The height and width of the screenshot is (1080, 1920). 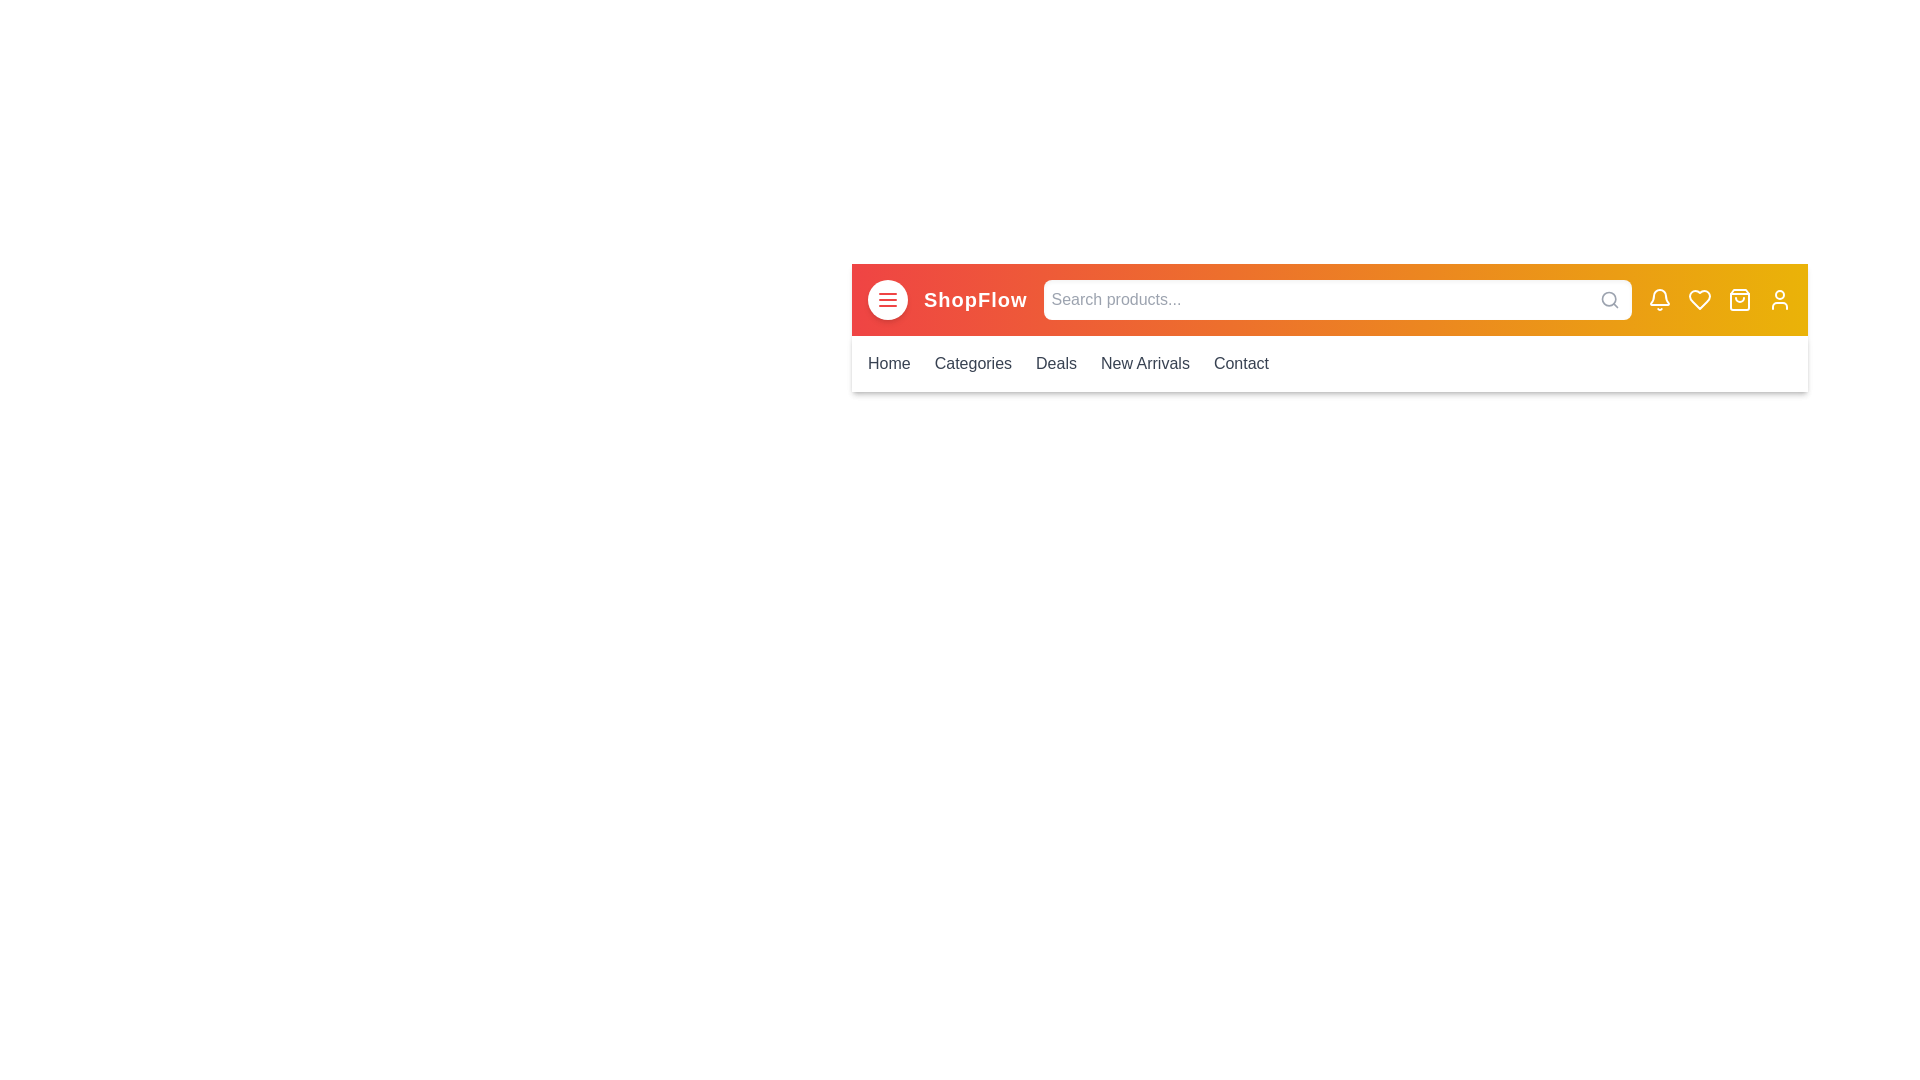 I want to click on the menu link corresponding to Deals, so click(x=1055, y=363).